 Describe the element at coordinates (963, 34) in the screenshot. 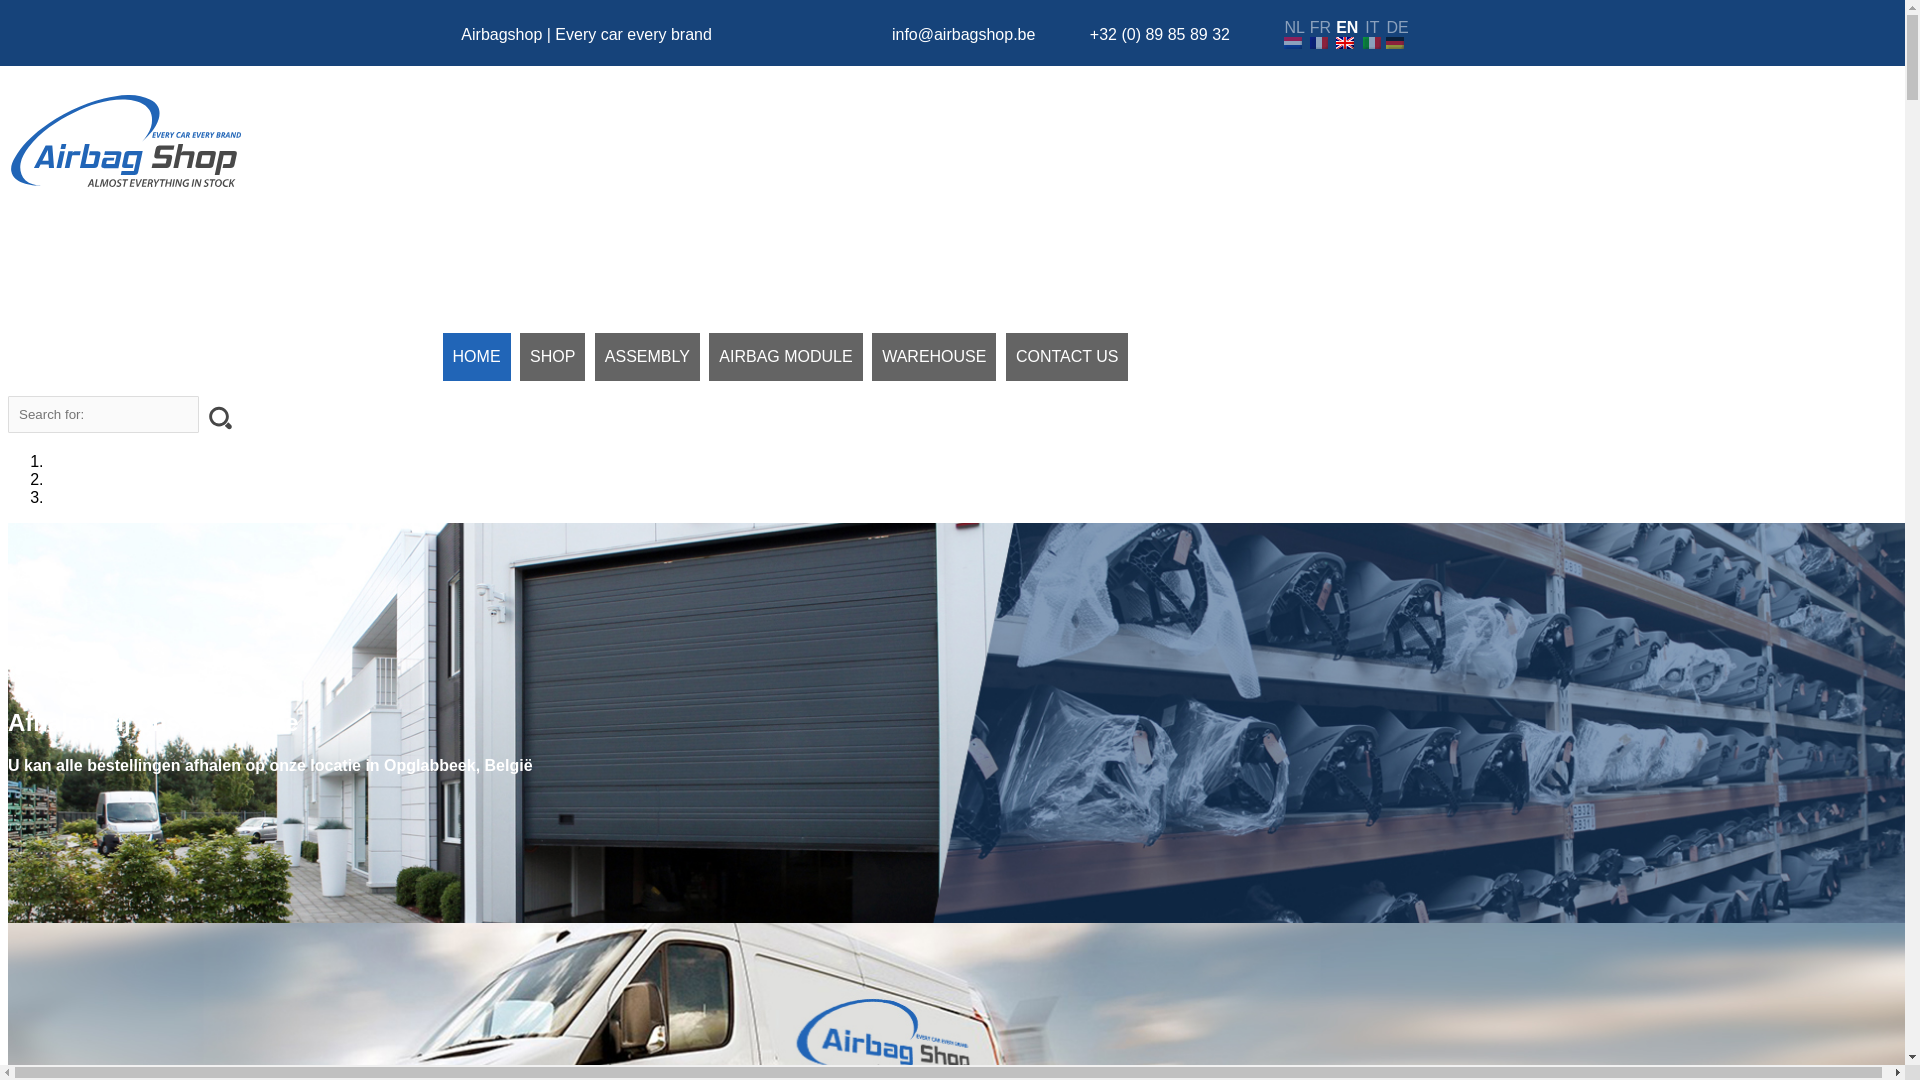

I see `'info@airbagshop.be'` at that location.